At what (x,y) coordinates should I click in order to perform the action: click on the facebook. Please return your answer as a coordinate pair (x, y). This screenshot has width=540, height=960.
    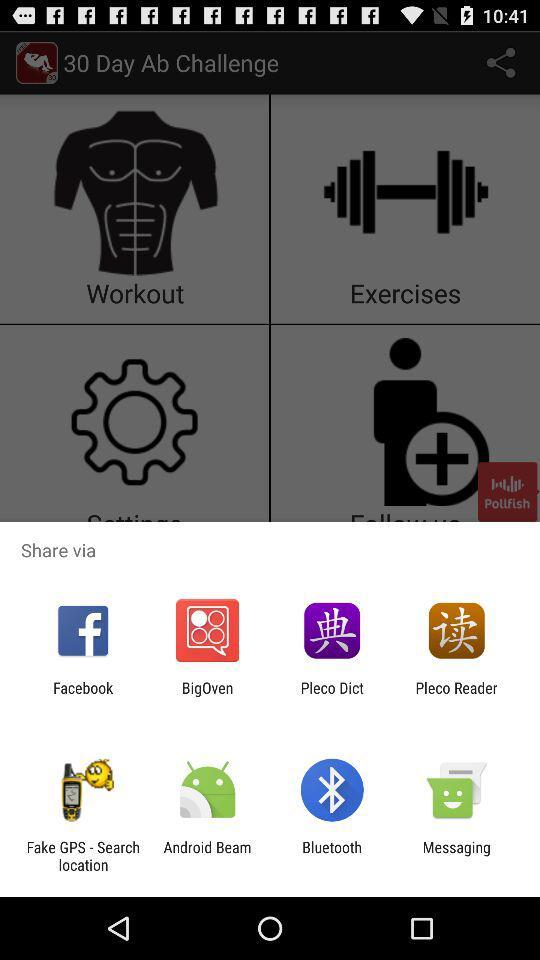
    Looking at the image, I should click on (82, 696).